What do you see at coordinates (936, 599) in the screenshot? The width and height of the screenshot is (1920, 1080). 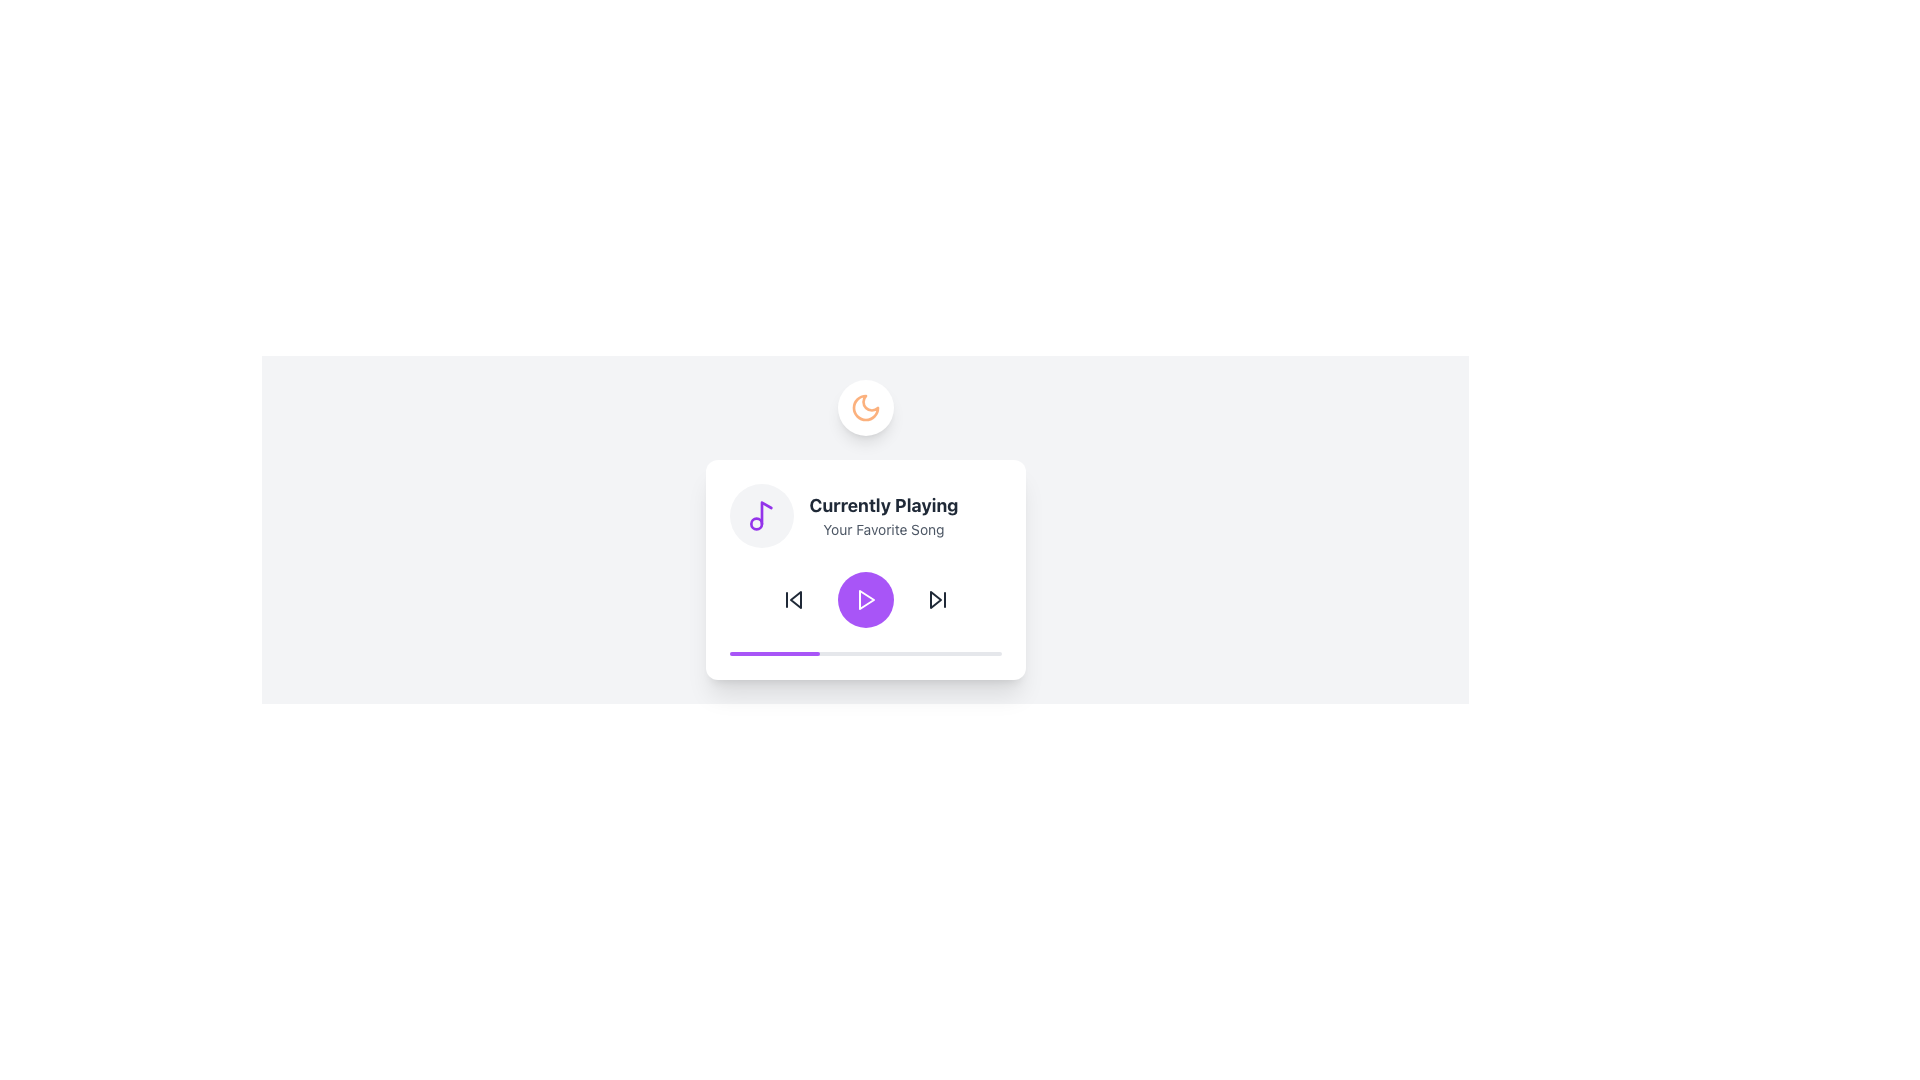 I see `the 'Skip Forward' button located at the bottom central portion of the interface` at bounding box center [936, 599].